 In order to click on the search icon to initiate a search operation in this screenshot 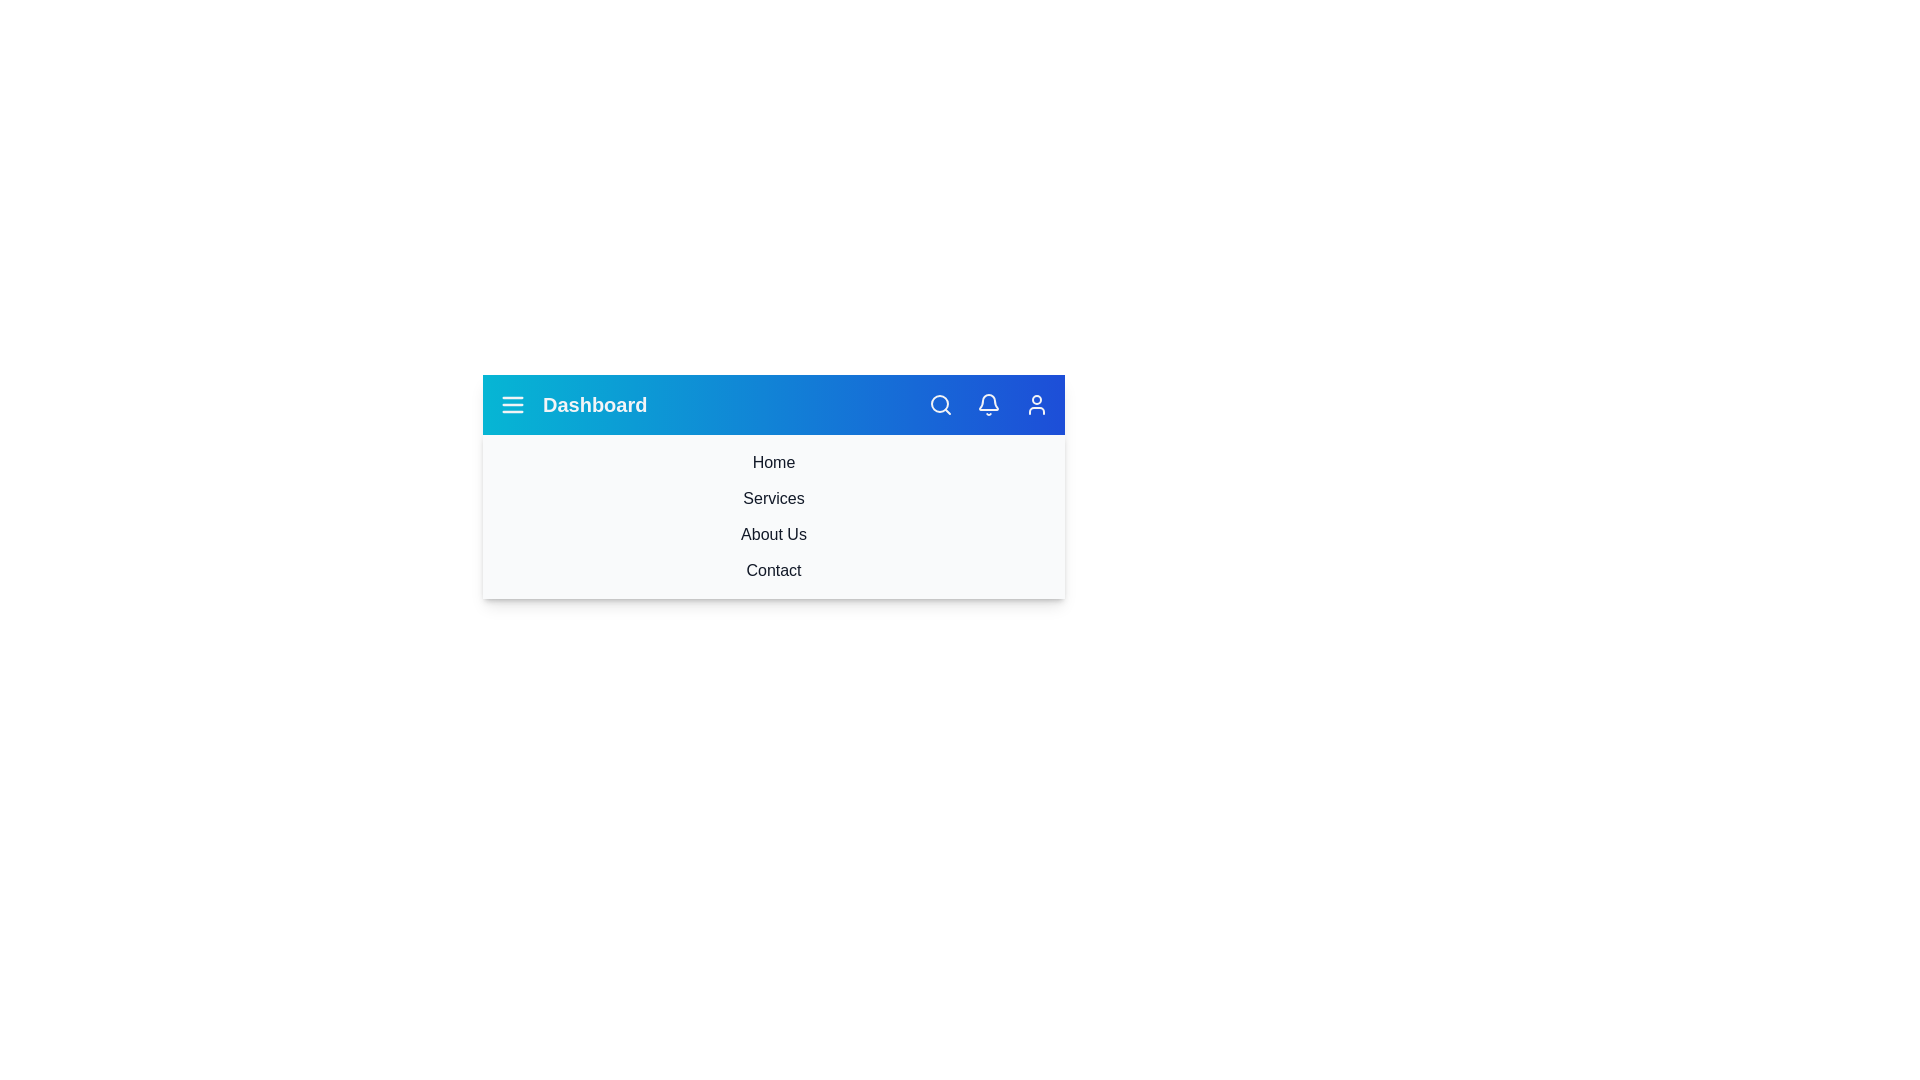, I will do `click(939, 405)`.